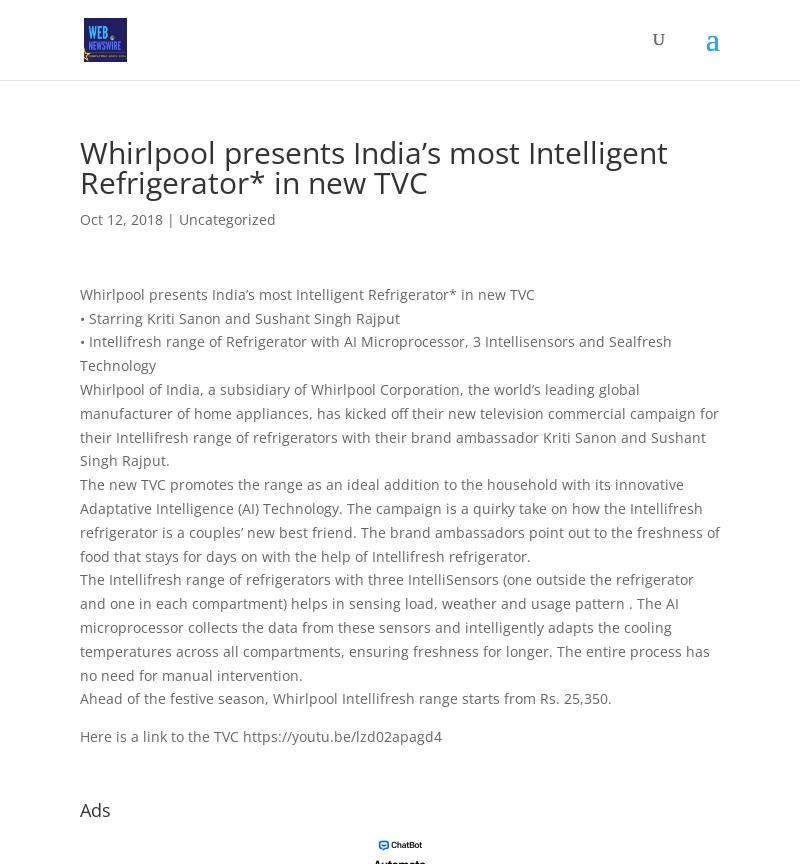  I want to click on '•	Intellifresh range of Refrigerator with AI Microprocessor, 3 Intellisensors and Sealfresh Technology', so click(80, 352).